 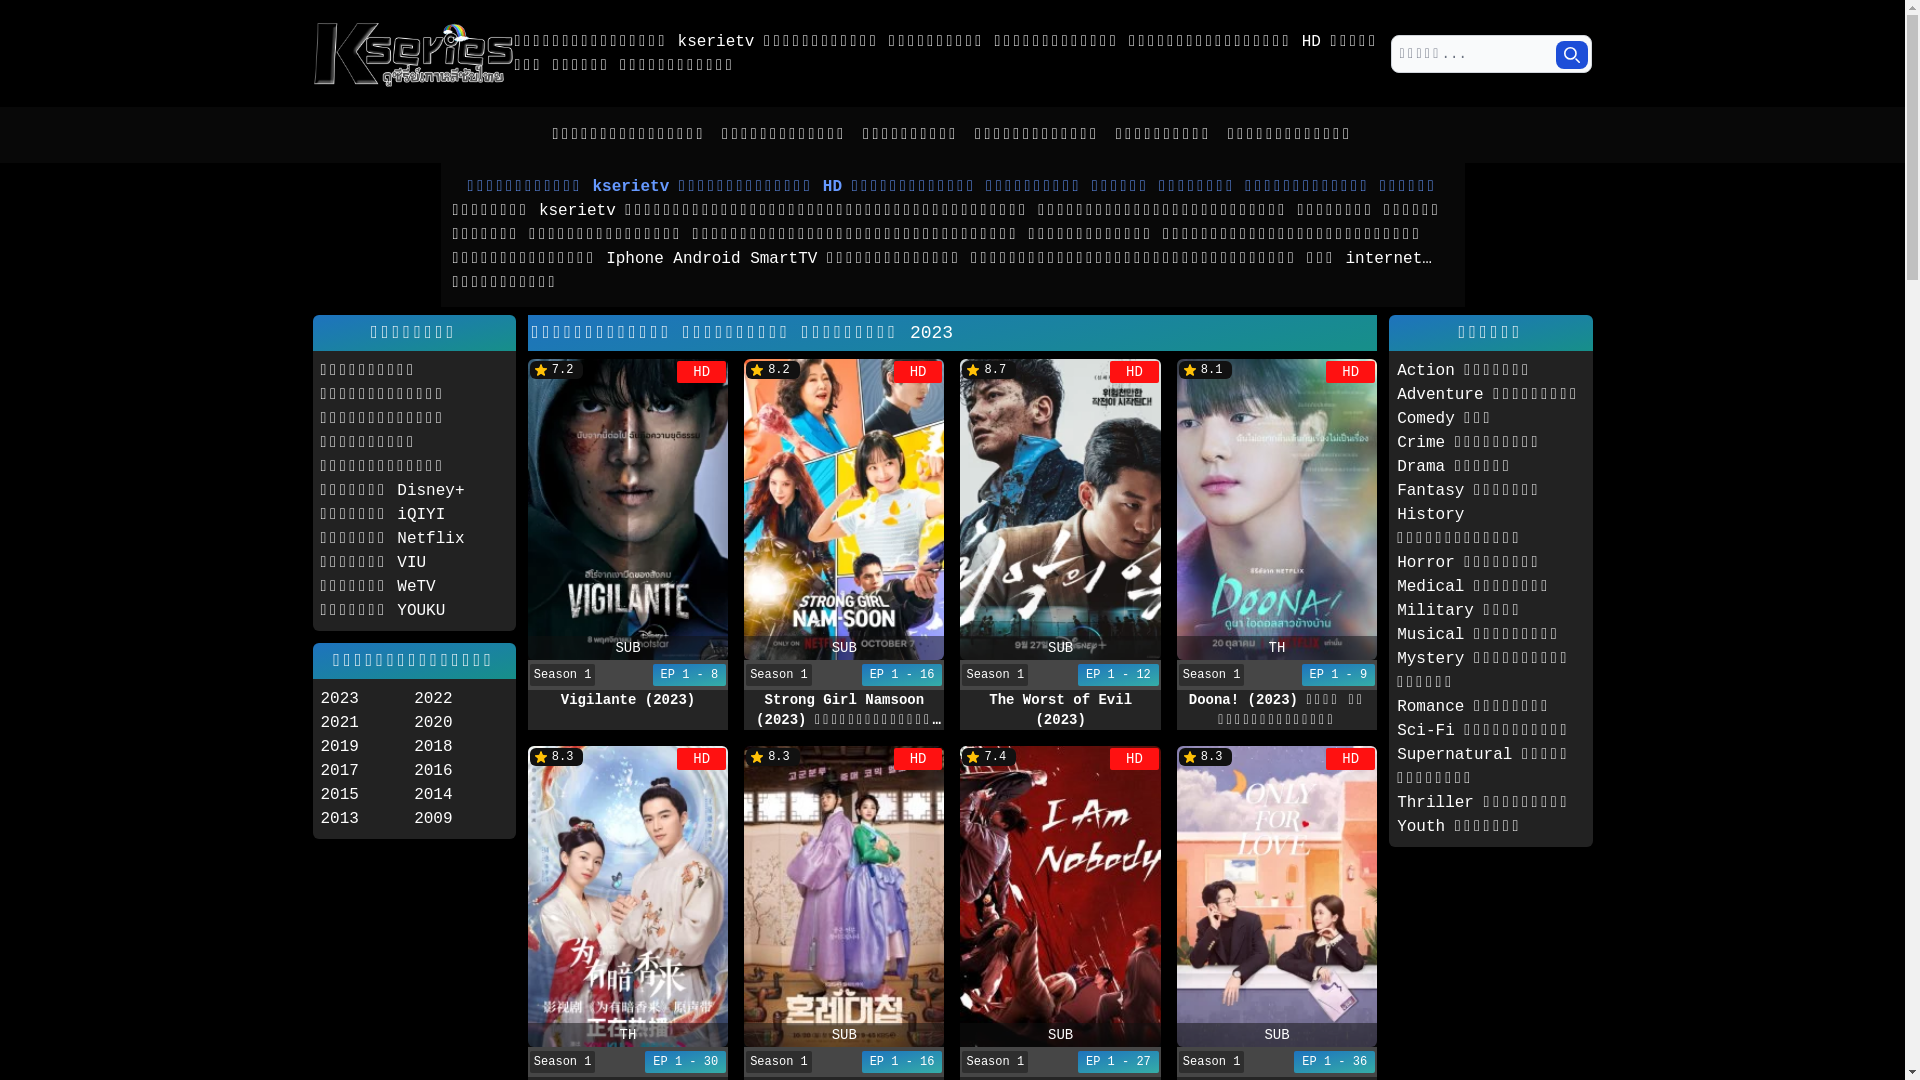 I want to click on '2023', so click(x=366, y=697).